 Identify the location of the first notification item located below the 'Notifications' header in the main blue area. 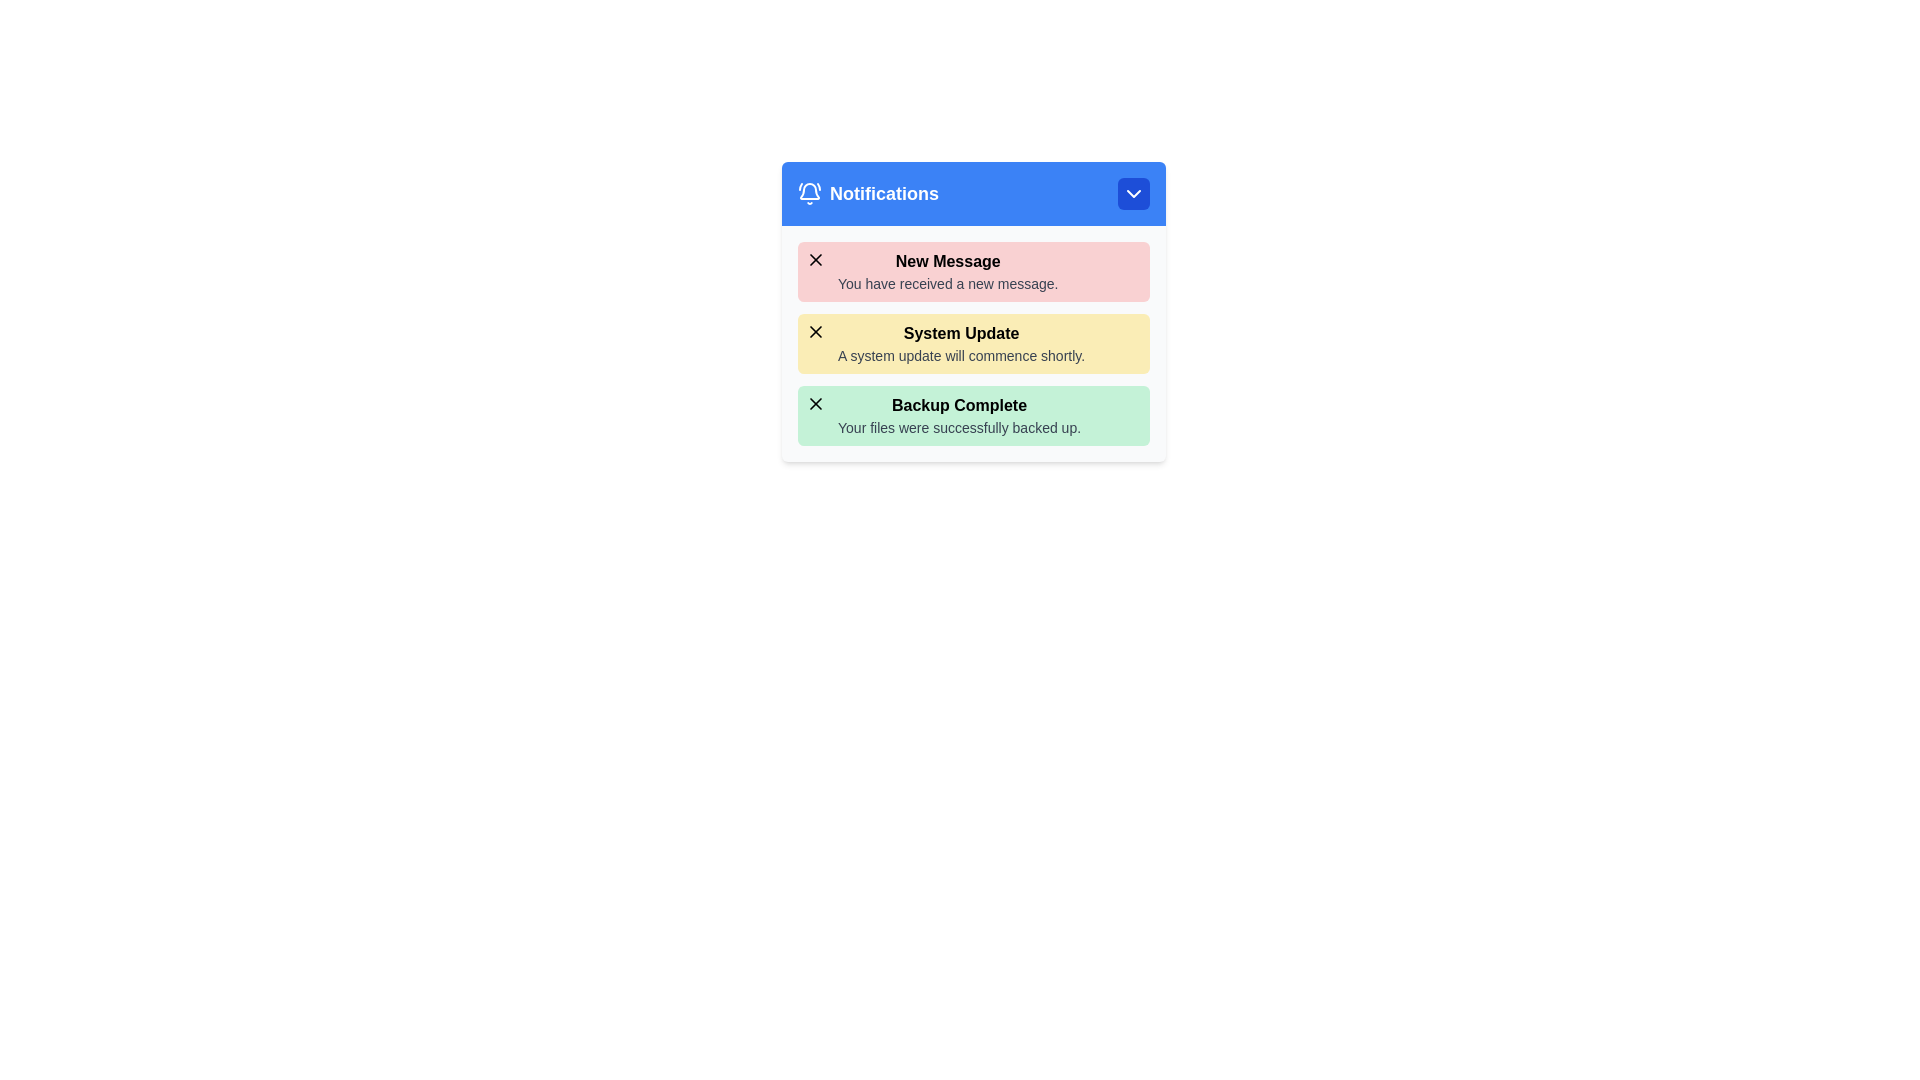
(947, 272).